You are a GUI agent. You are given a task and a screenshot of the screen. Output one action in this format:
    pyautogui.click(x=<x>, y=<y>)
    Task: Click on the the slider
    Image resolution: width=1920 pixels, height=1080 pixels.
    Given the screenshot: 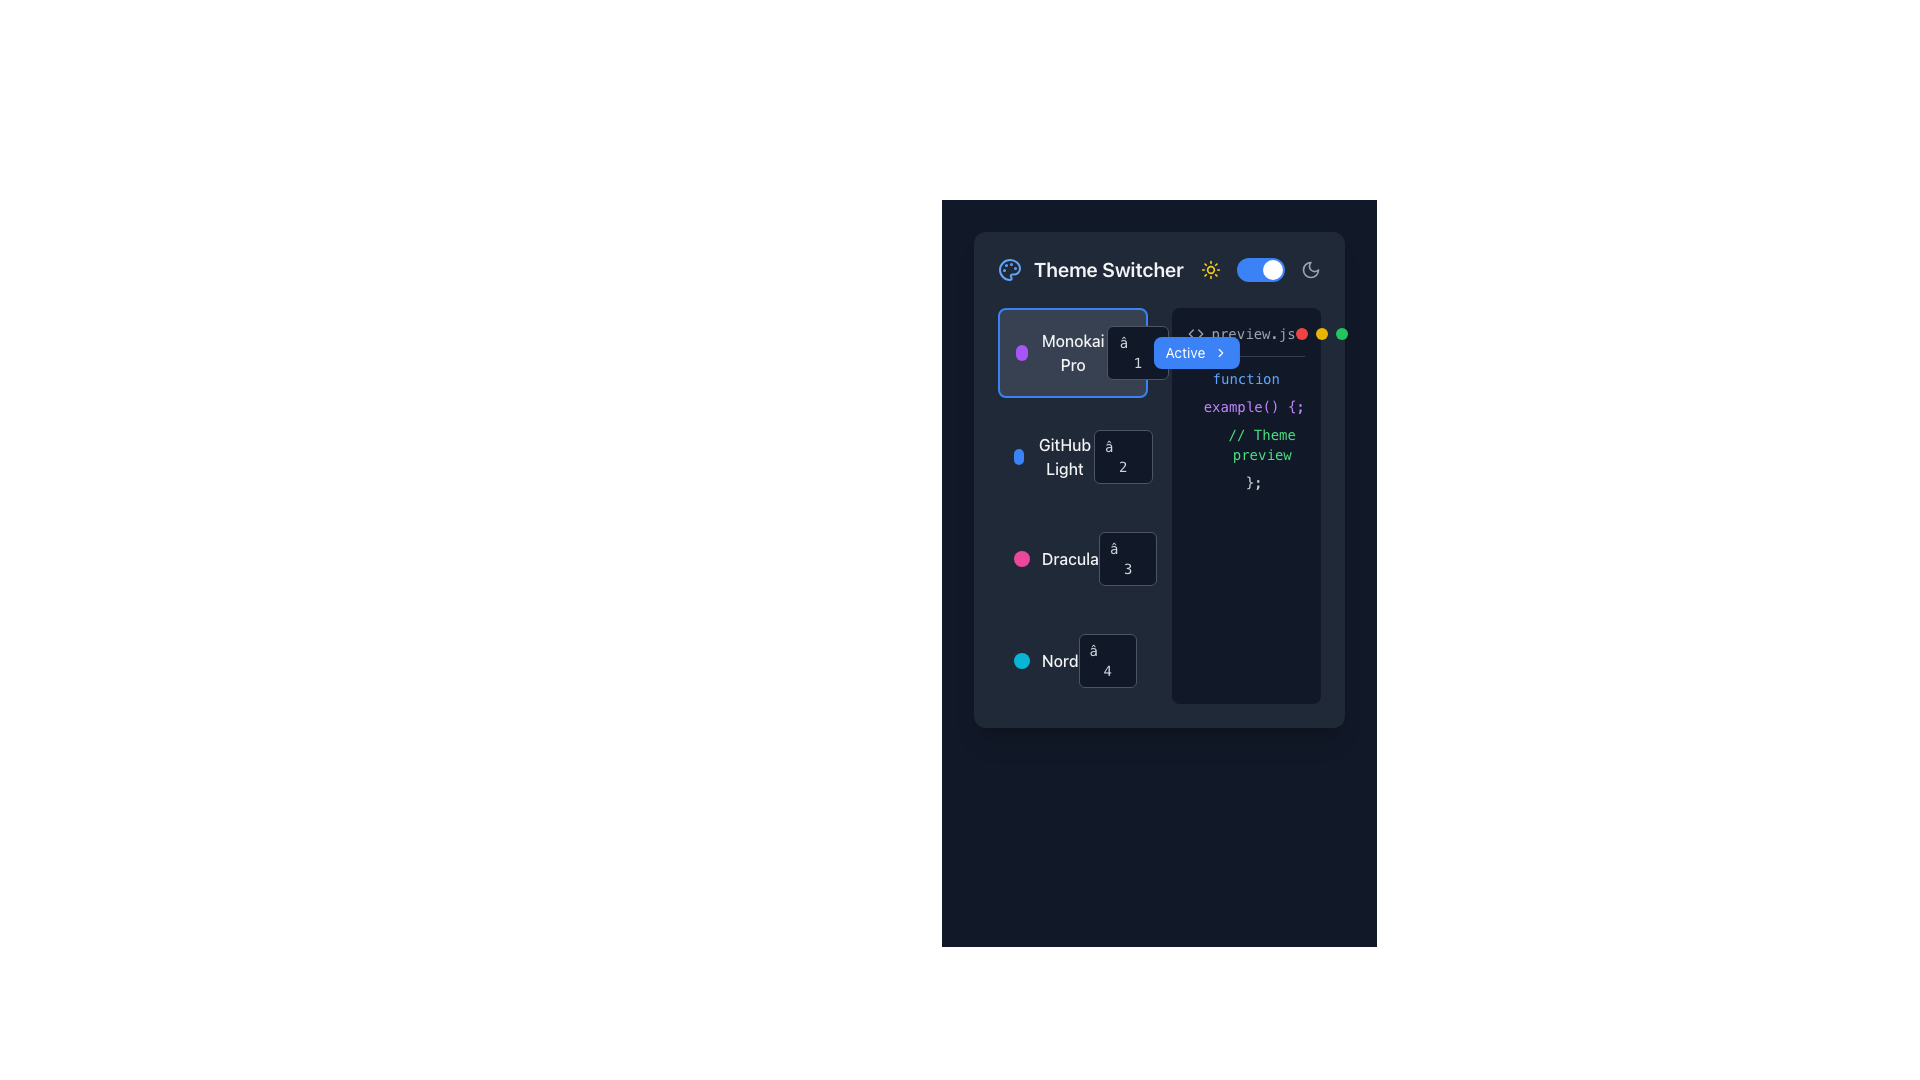 What is the action you would take?
    pyautogui.click(x=1248, y=270)
    